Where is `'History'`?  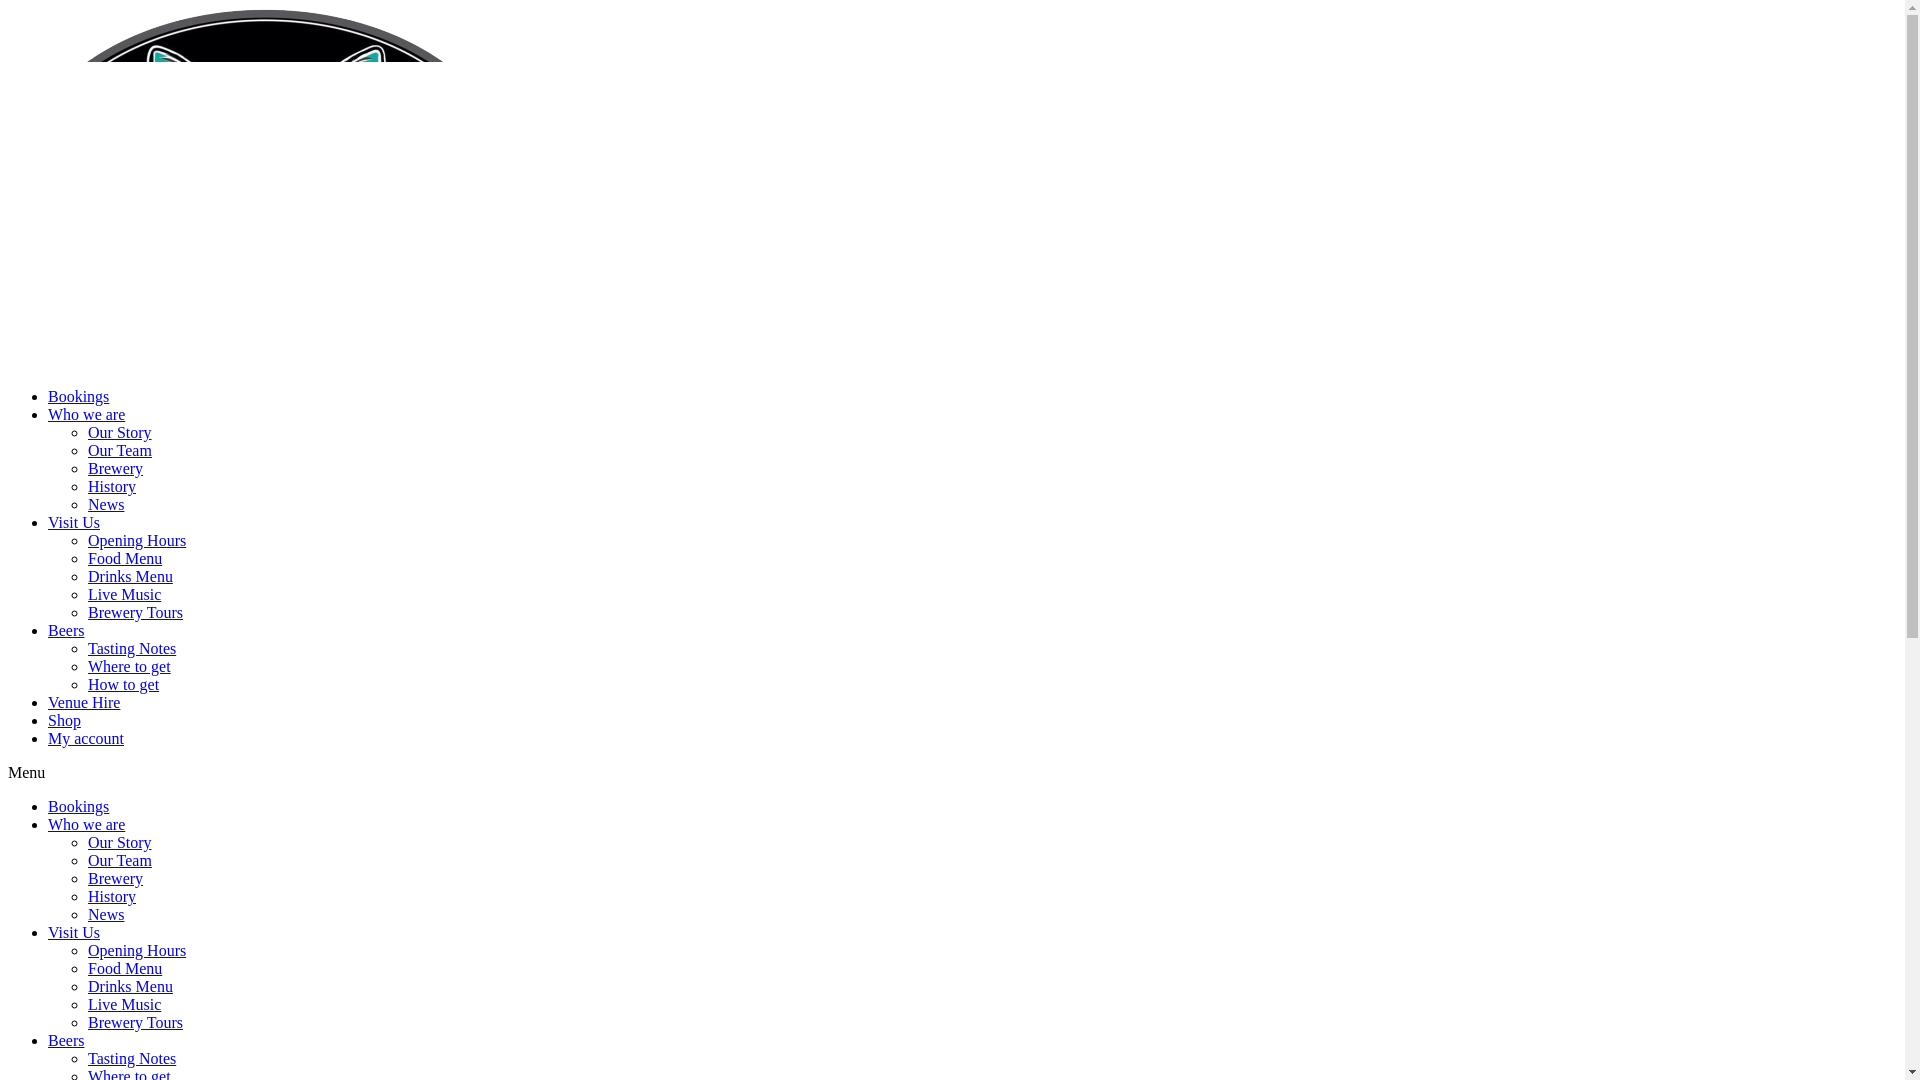 'History' is located at coordinates (86, 895).